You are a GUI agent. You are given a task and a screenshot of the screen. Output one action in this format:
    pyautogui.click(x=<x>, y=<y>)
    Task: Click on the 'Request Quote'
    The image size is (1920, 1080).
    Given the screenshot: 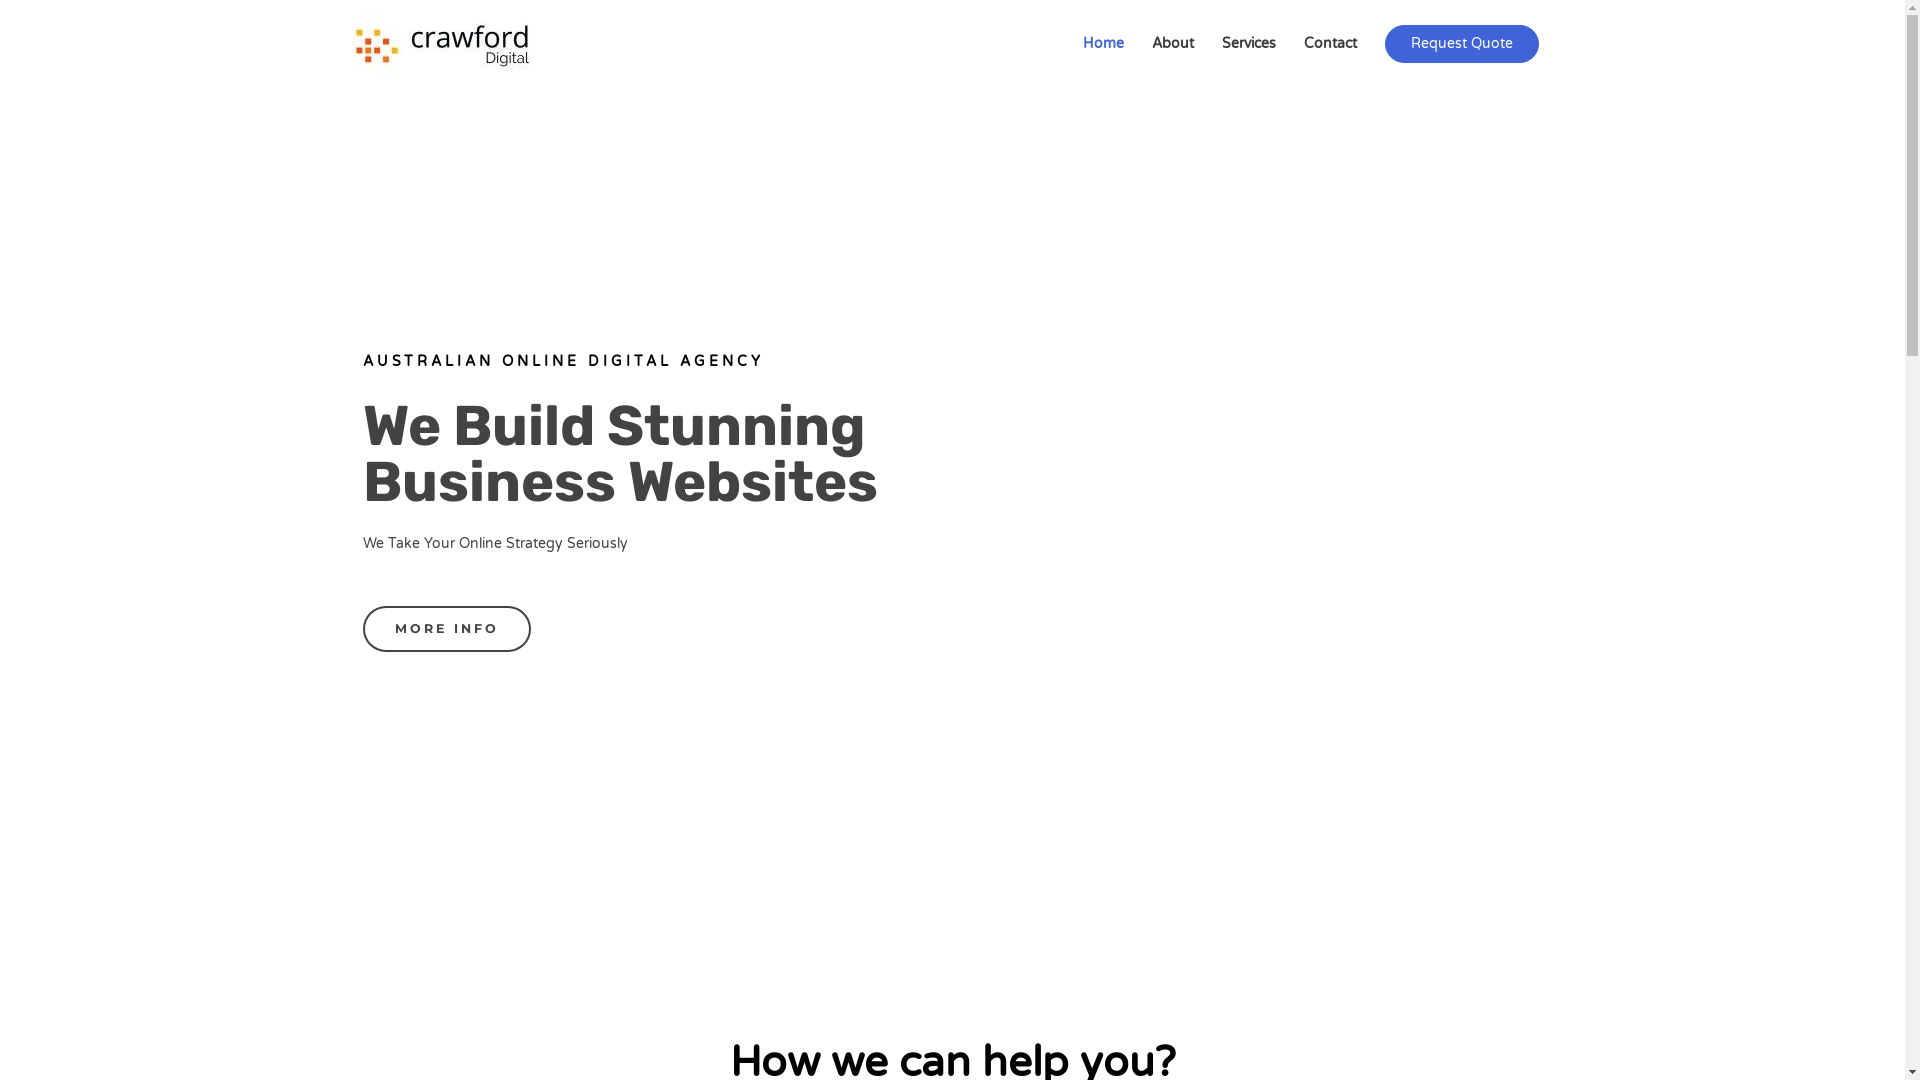 What is the action you would take?
    pyautogui.click(x=1460, y=43)
    